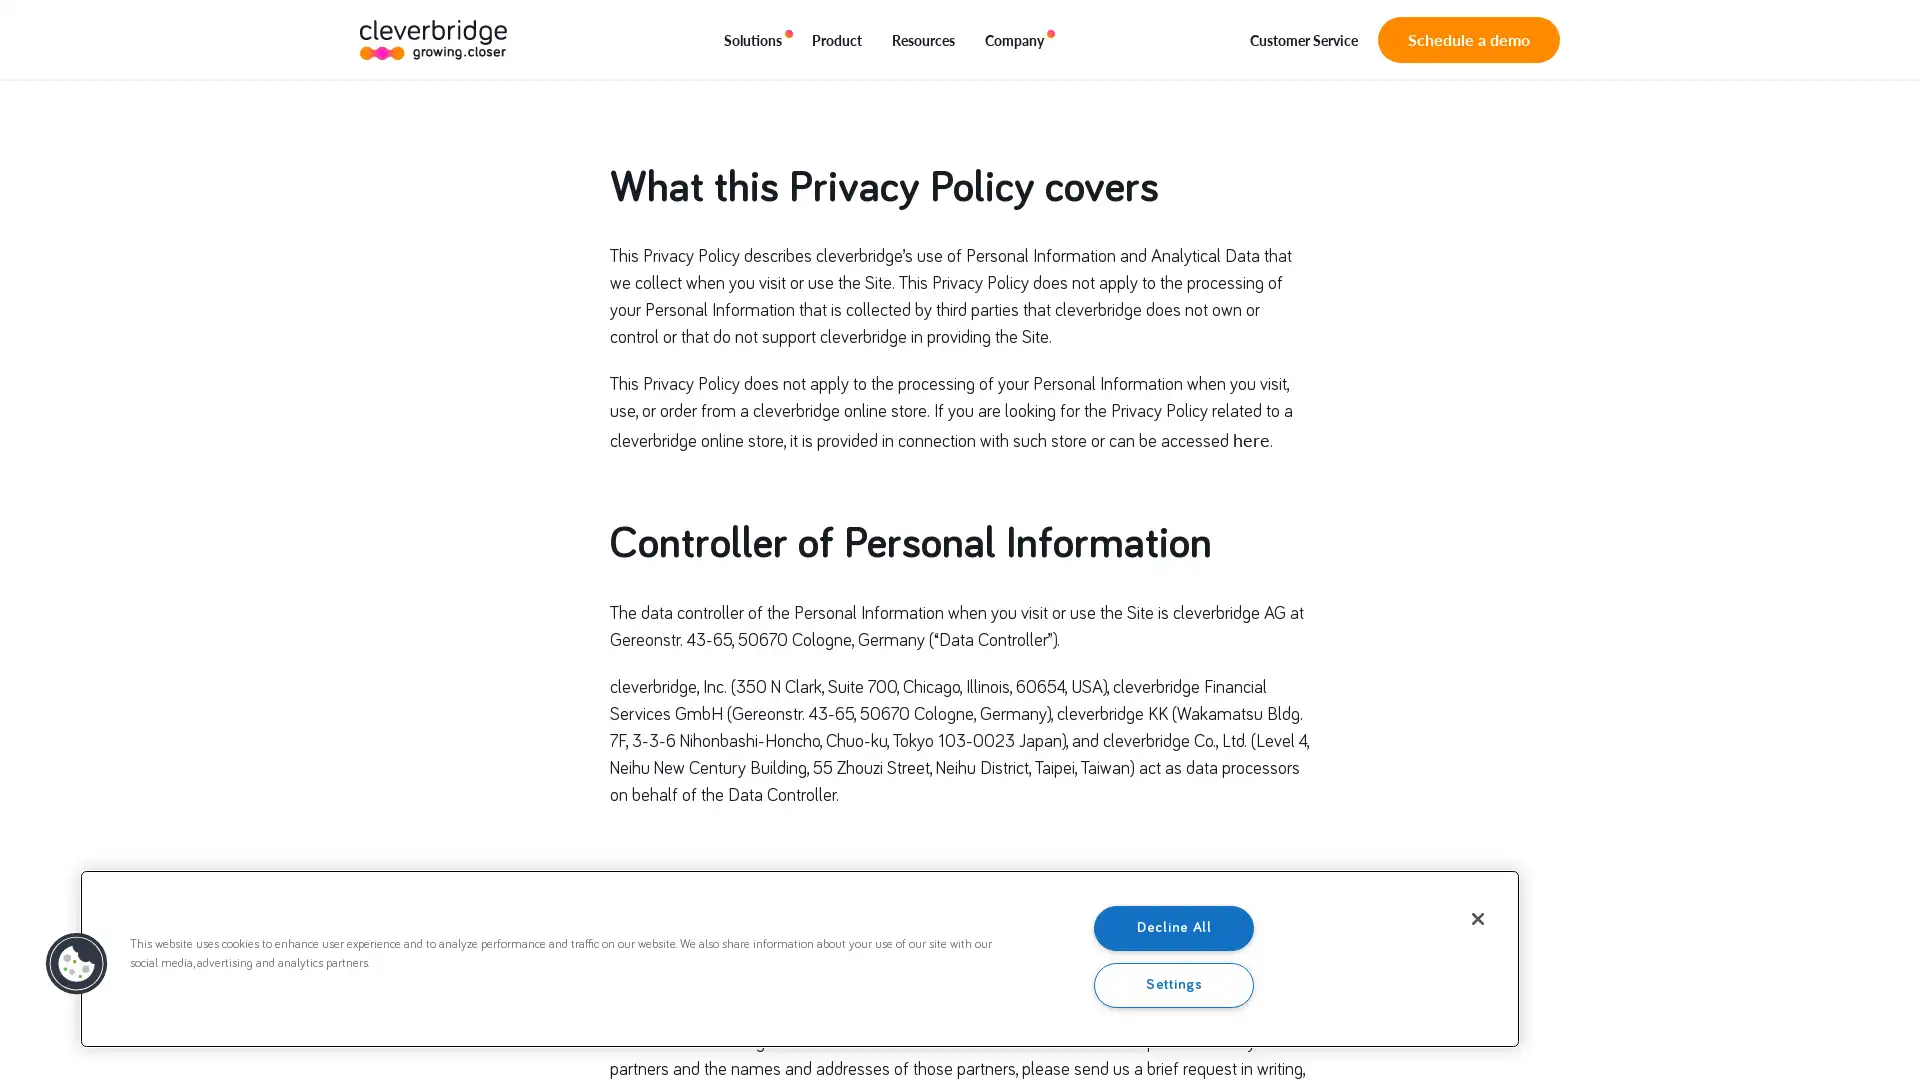 This screenshot has width=1920, height=1080. Describe the element at coordinates (1174, 927) in the screenshot. I see `Decline All` at that location.